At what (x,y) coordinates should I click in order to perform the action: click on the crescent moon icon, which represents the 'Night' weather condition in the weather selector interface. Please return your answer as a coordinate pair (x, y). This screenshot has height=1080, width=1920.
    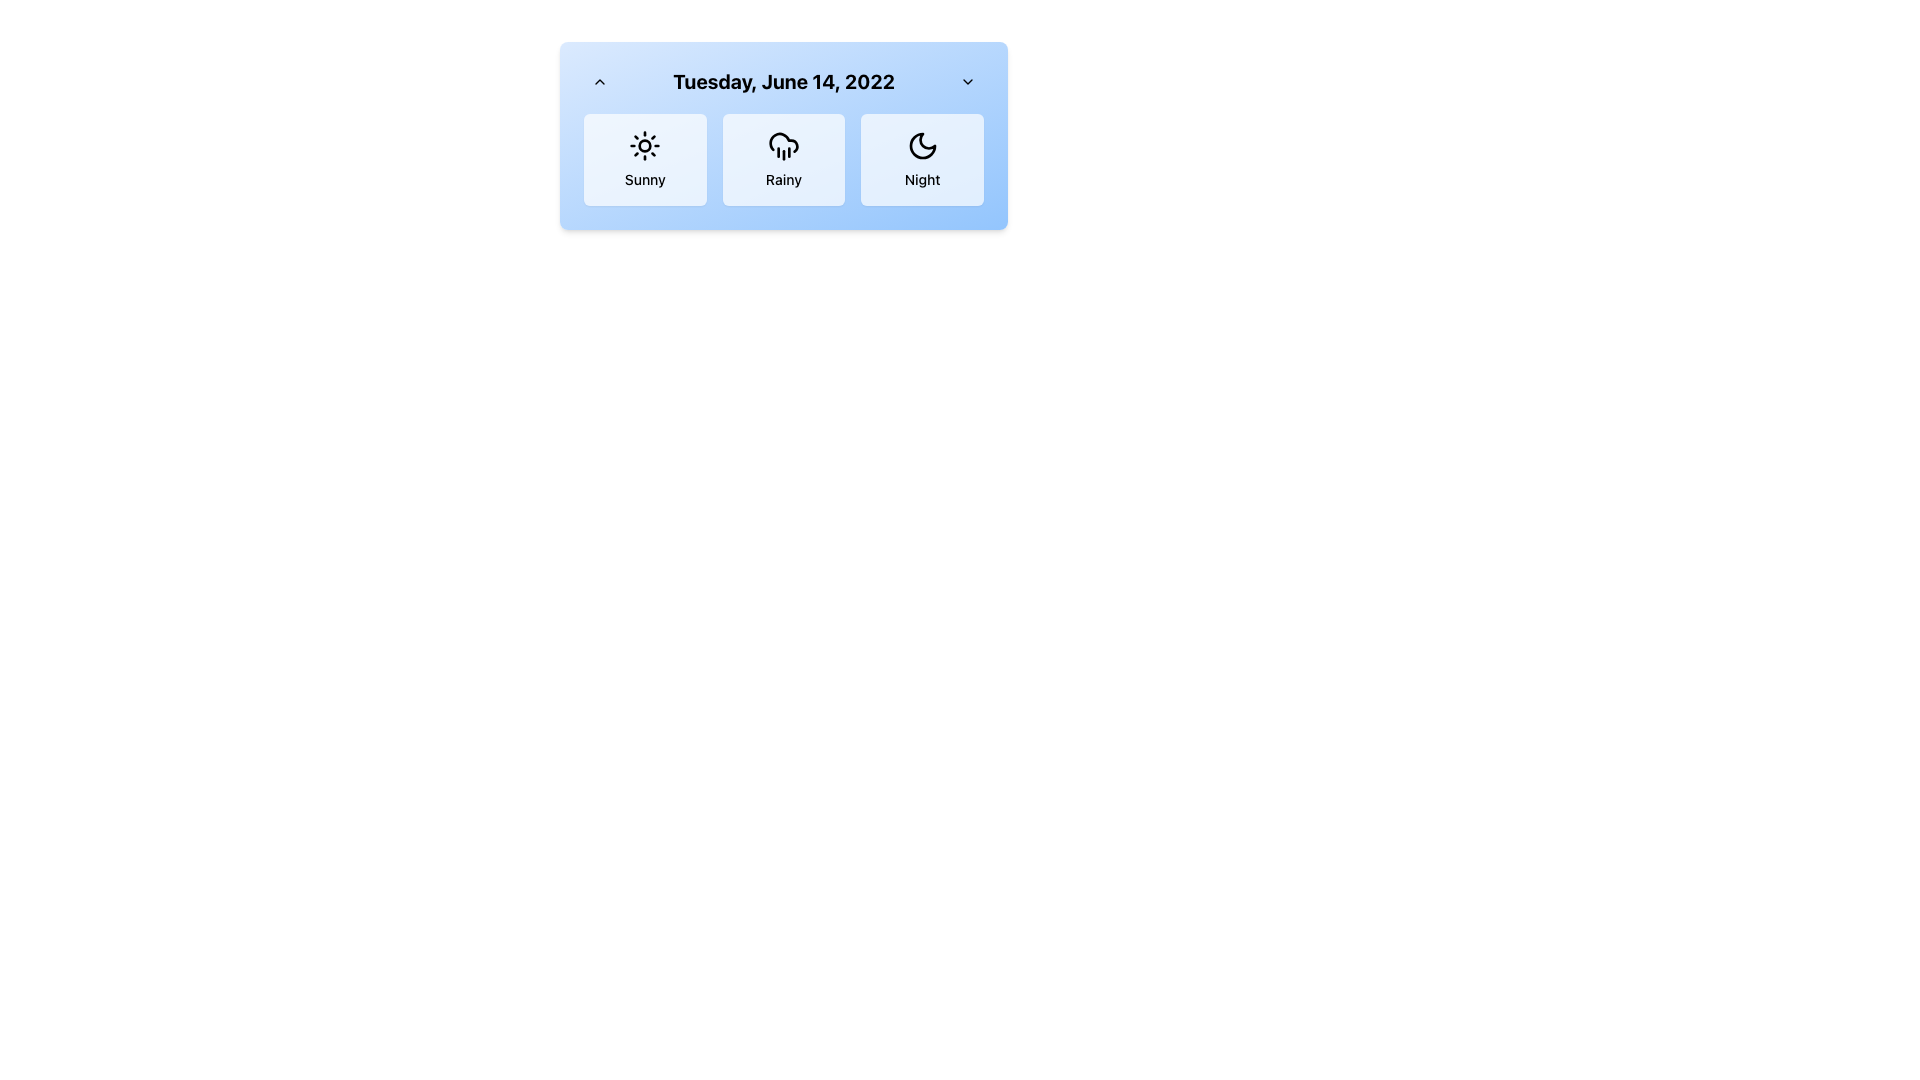
    Looking at the image, I should click on (921, 145).